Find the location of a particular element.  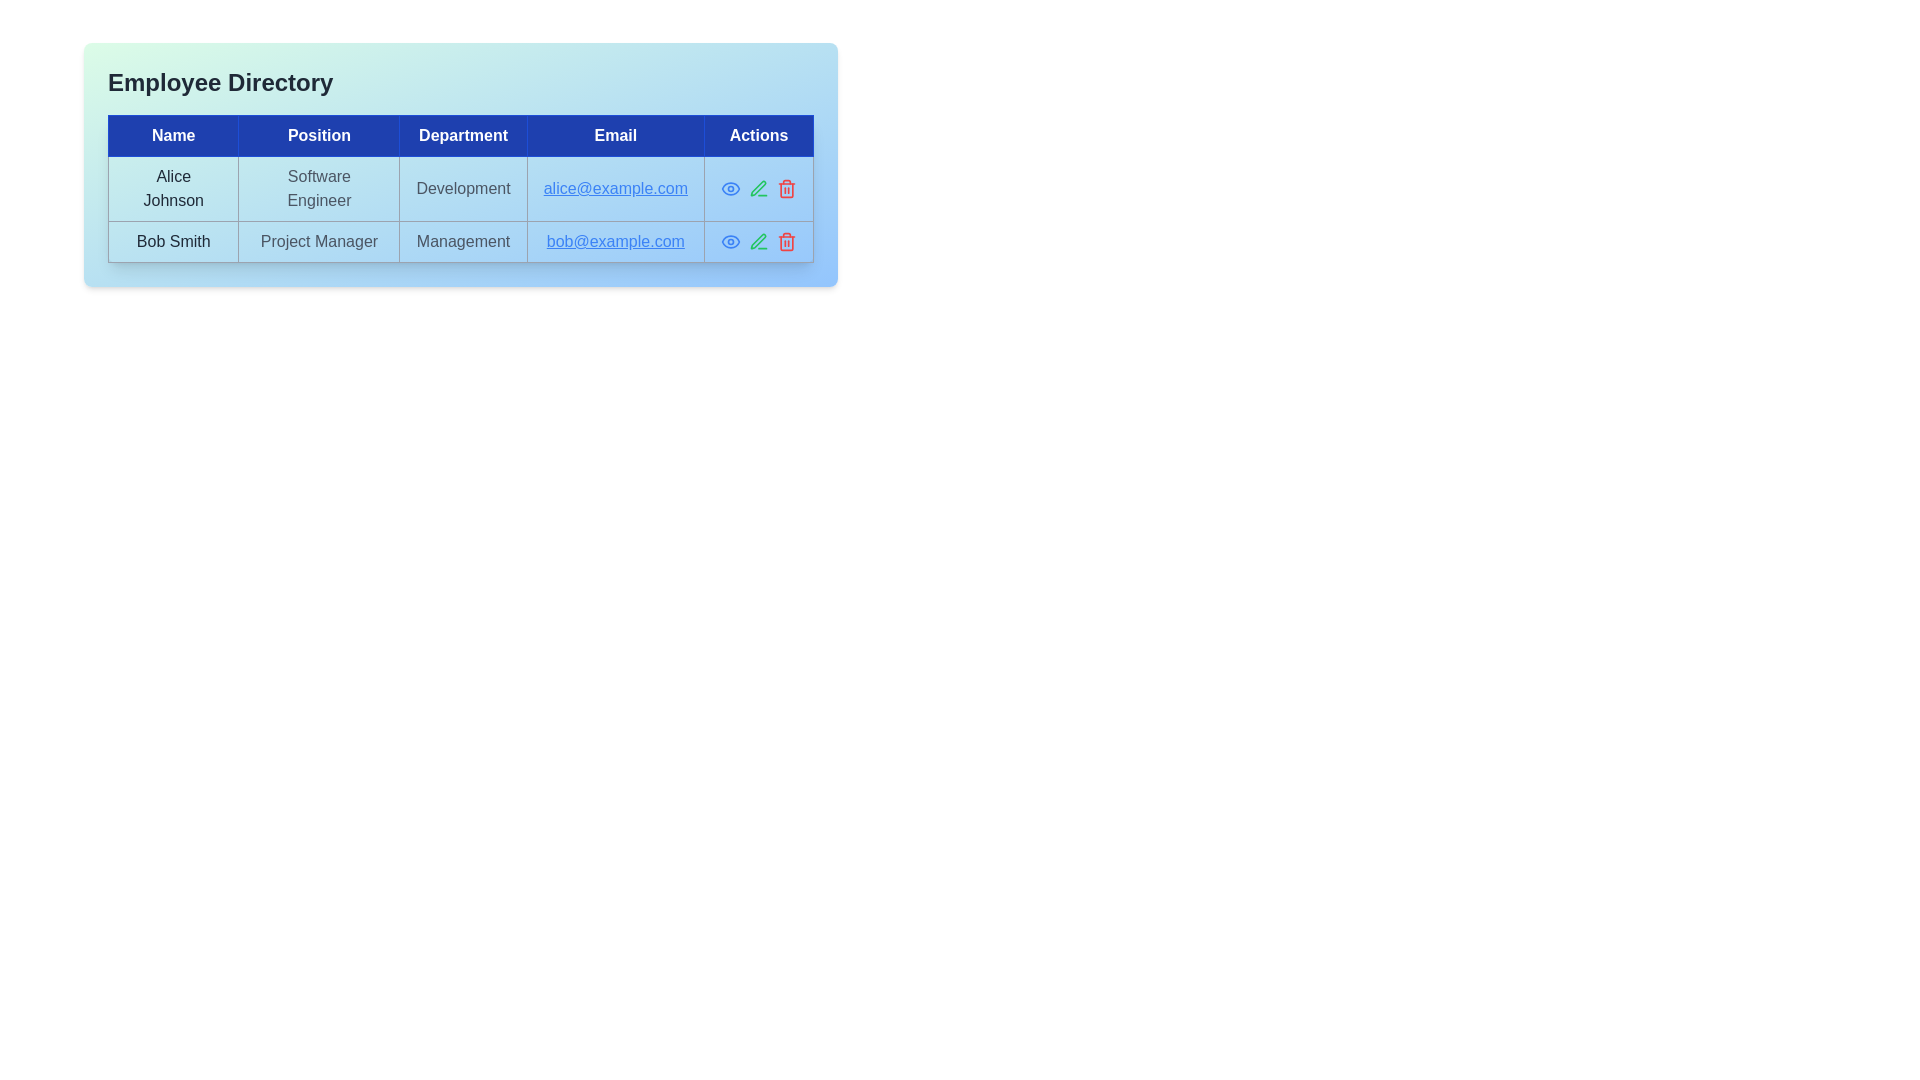

the 'Edit' icon button located in the 'Actions' column of the second row of the table is located at coordinates (757, 189).